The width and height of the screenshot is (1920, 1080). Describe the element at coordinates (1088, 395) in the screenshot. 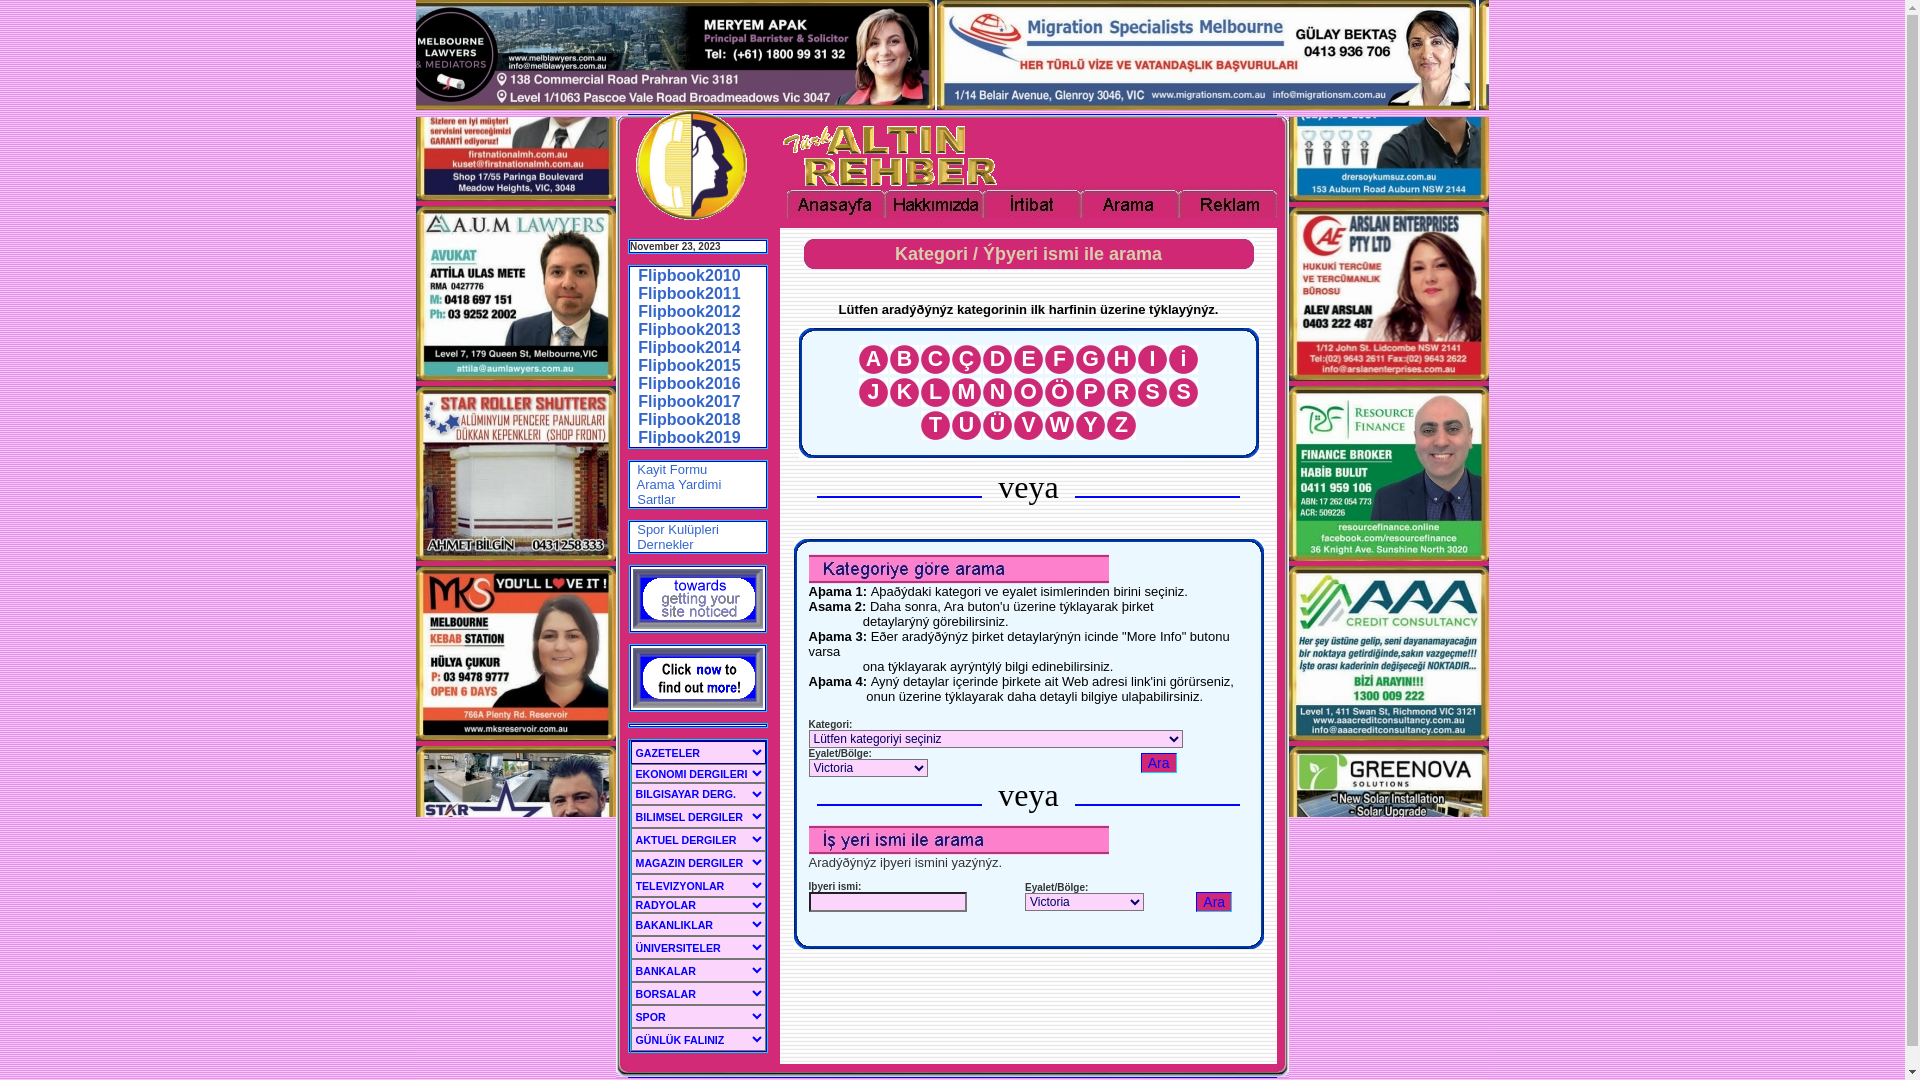

I see `'P'` at that location.